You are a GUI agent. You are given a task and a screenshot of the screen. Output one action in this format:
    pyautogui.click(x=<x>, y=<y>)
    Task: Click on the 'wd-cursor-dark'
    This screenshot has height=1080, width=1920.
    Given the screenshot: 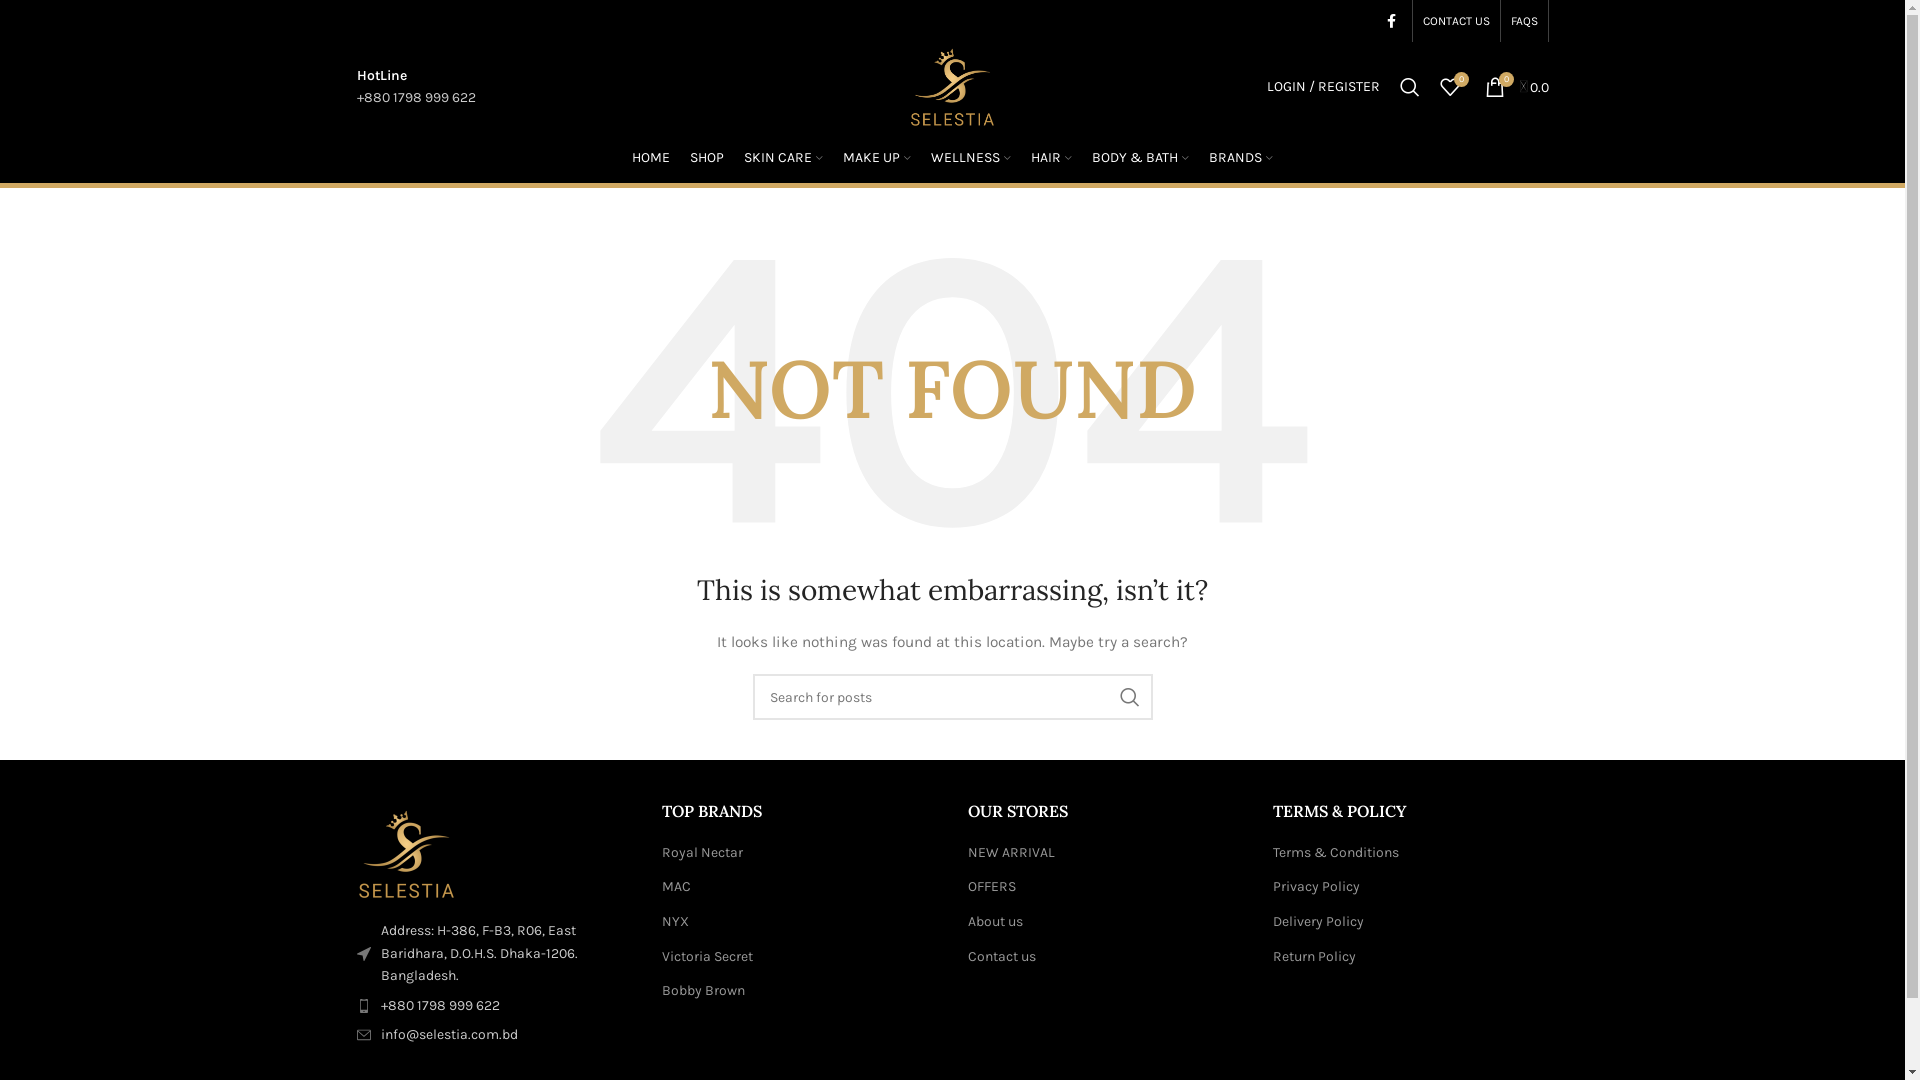 What is the action you would take?
    pyautogui.click(x=355, y=952)
    